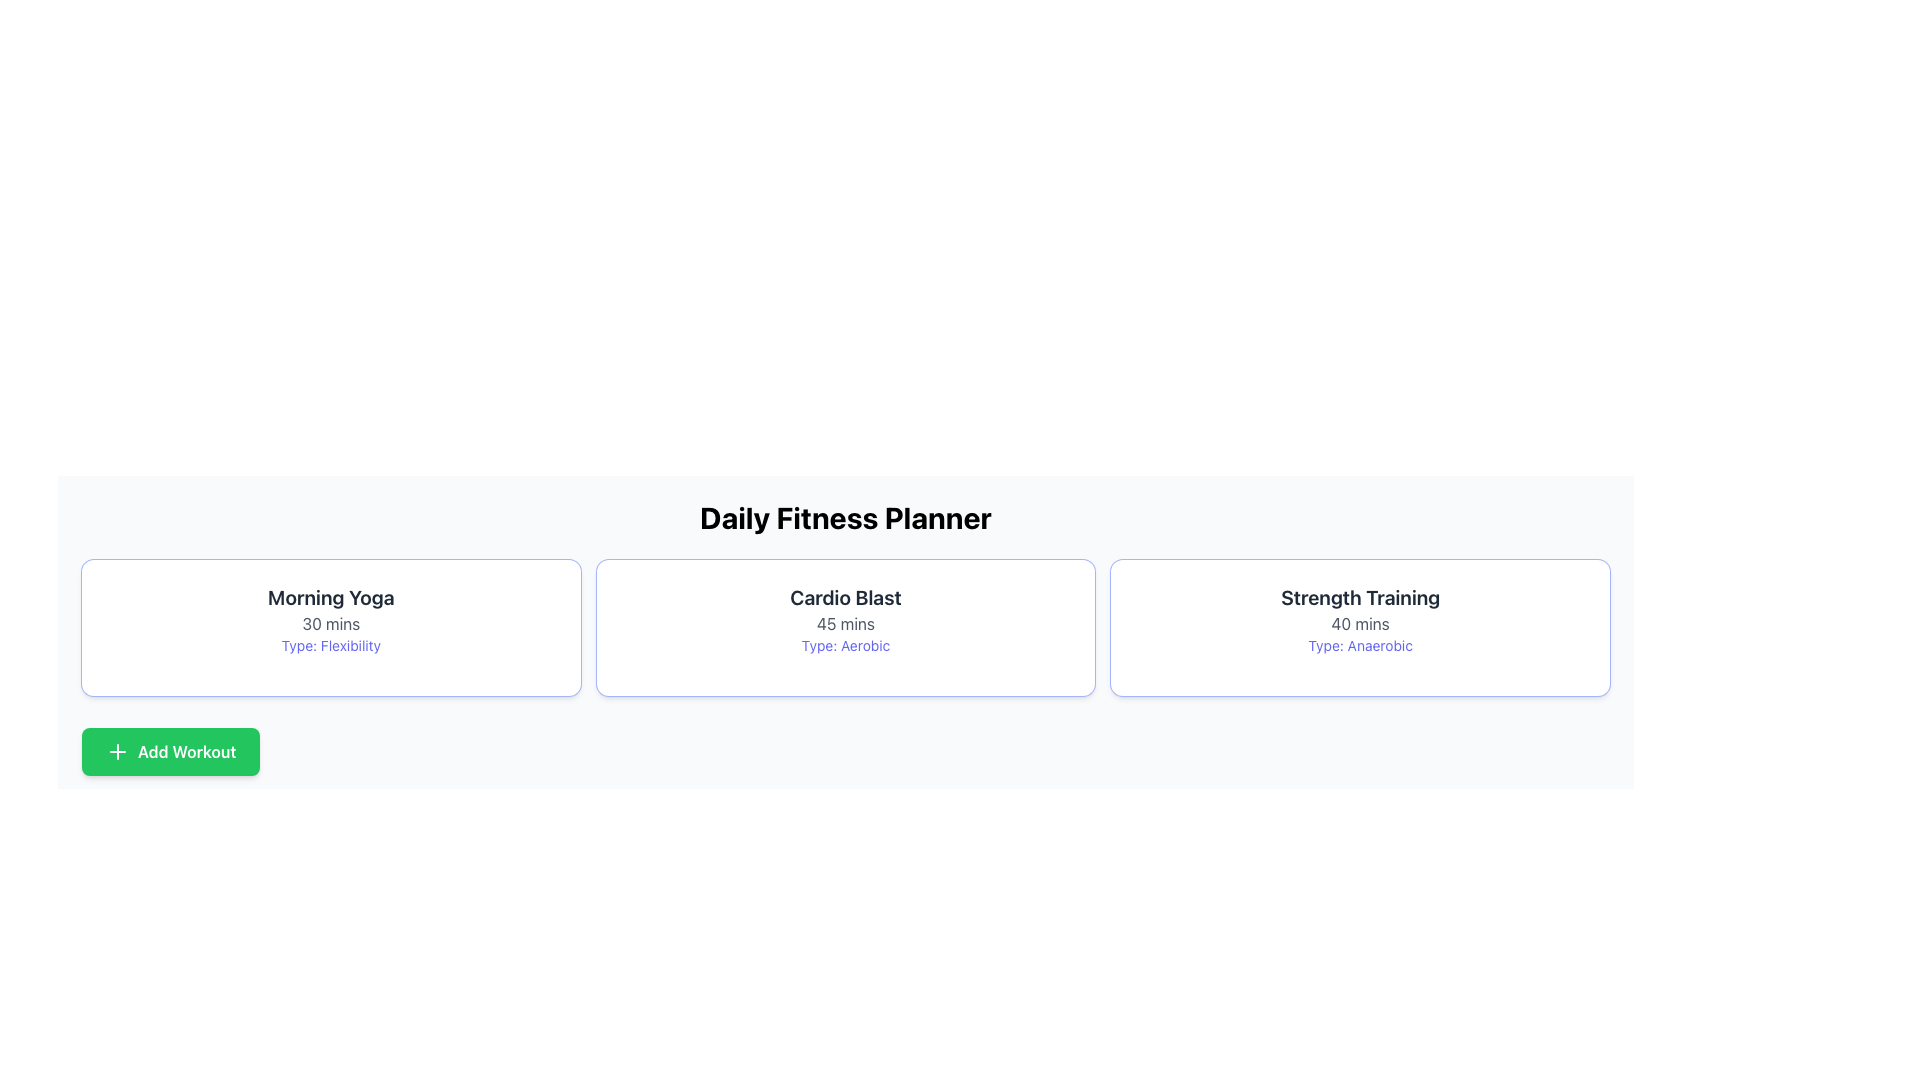  Describe the element at coordinates (1360, 619) in the screenshot. I see `workout details displayed in the informational text block labeled 'Strength Training', including the duration '40 mins' and type 'Anaerobic'` at that location.